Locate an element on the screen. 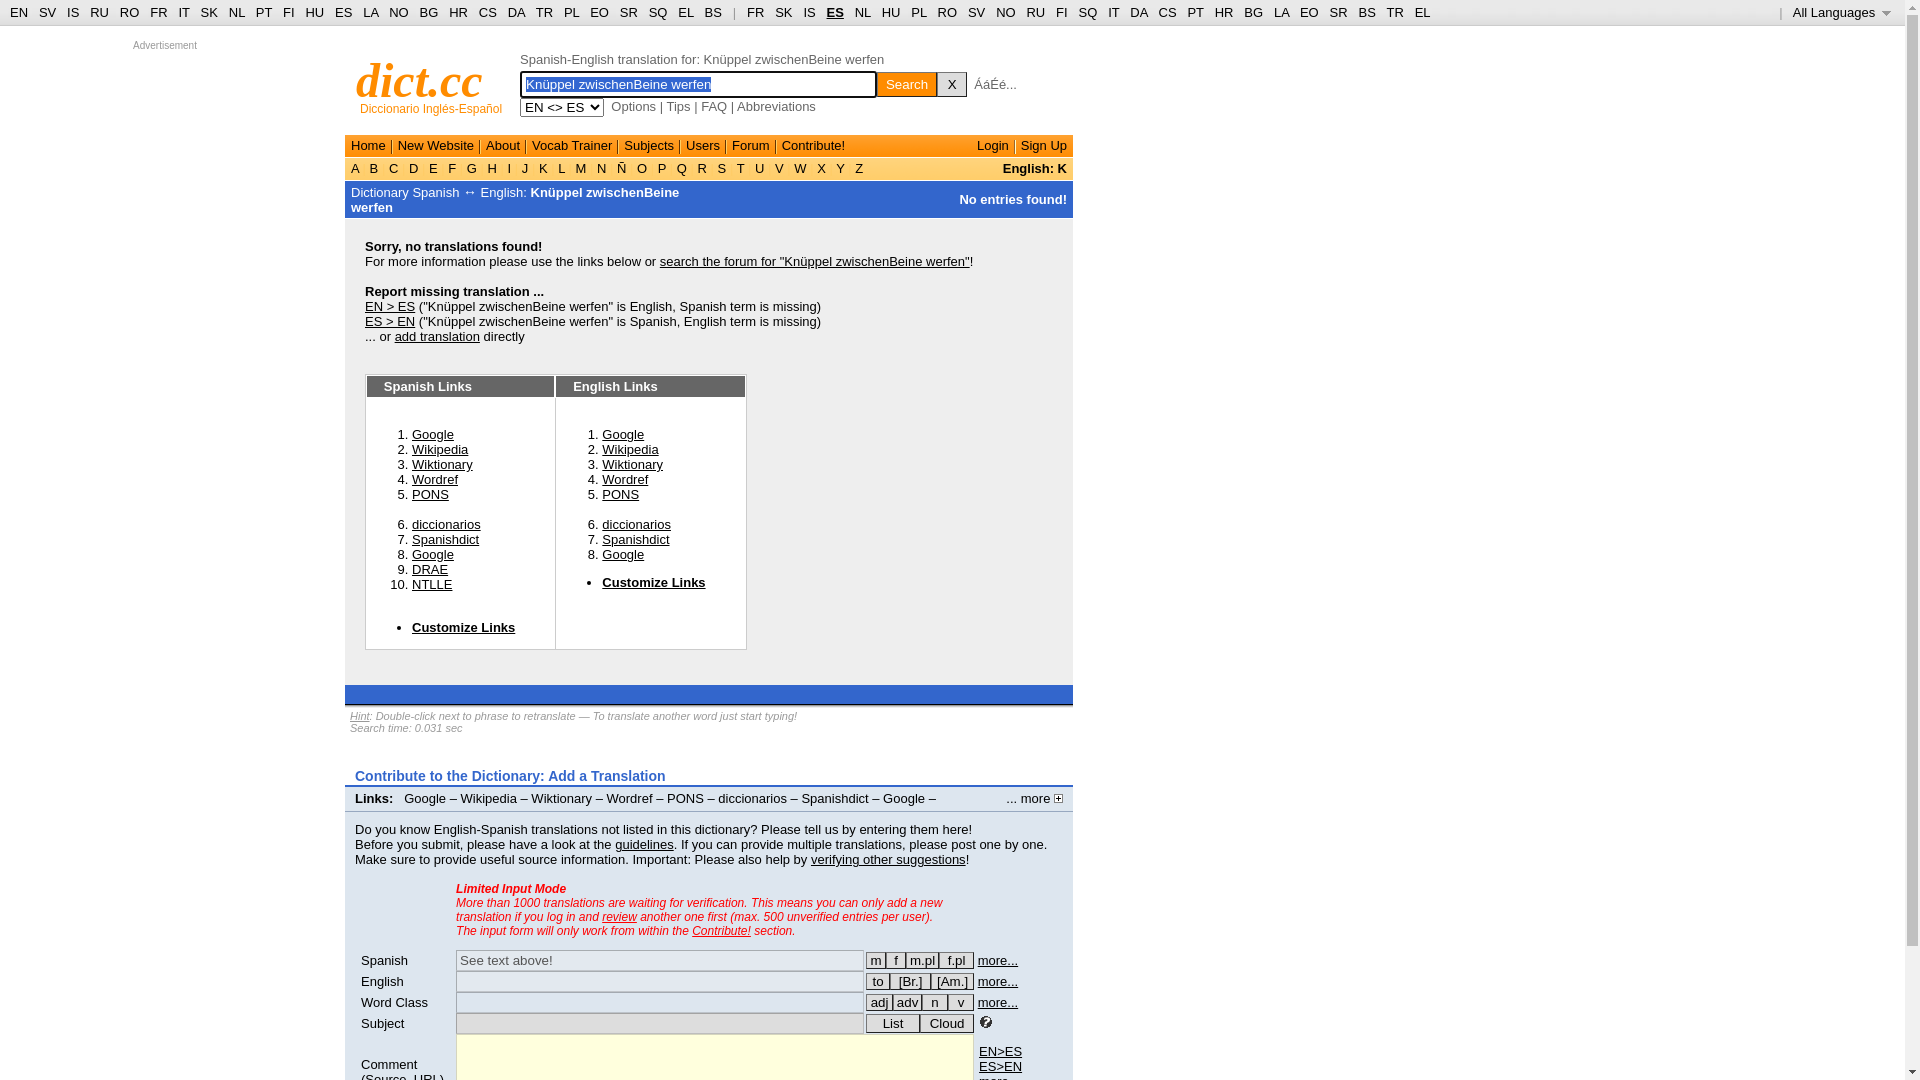 The height and width of the screenshot is (1080, 1920). 'Wikipedia' is located at coordinates (600, 448).